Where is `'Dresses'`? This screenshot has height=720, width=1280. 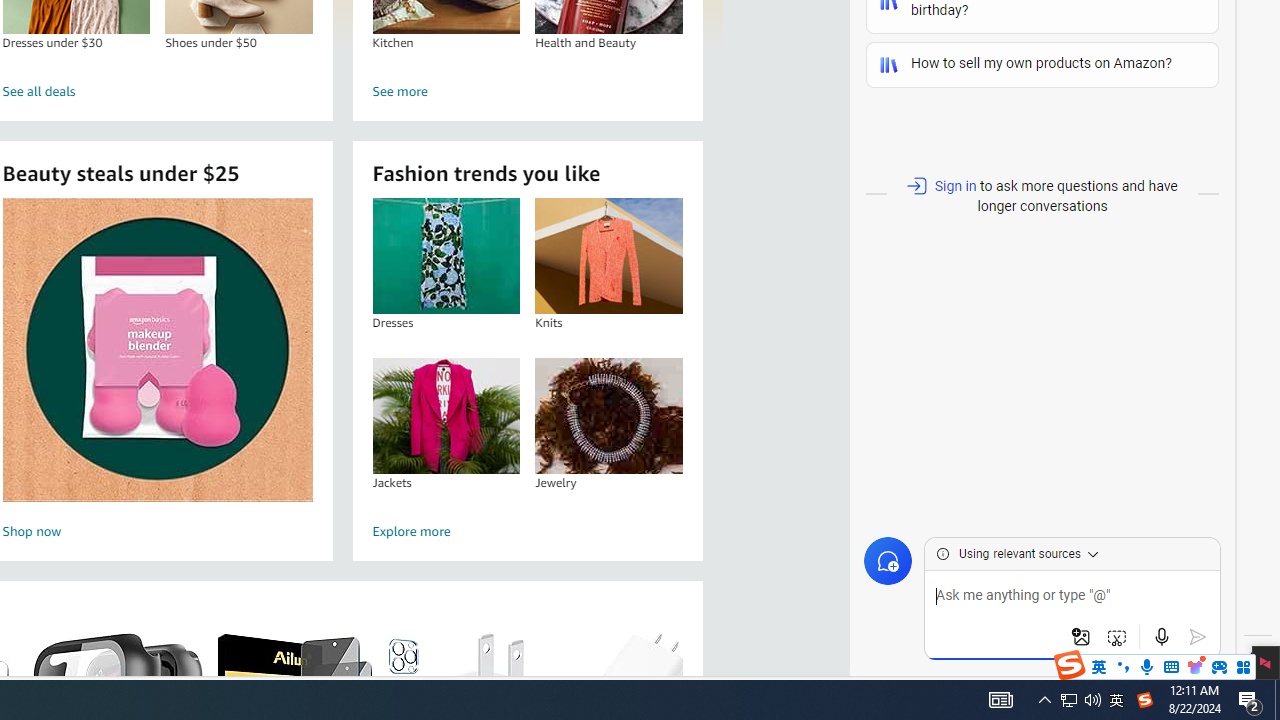
'Dresses' is located at coordinates (445, 255).